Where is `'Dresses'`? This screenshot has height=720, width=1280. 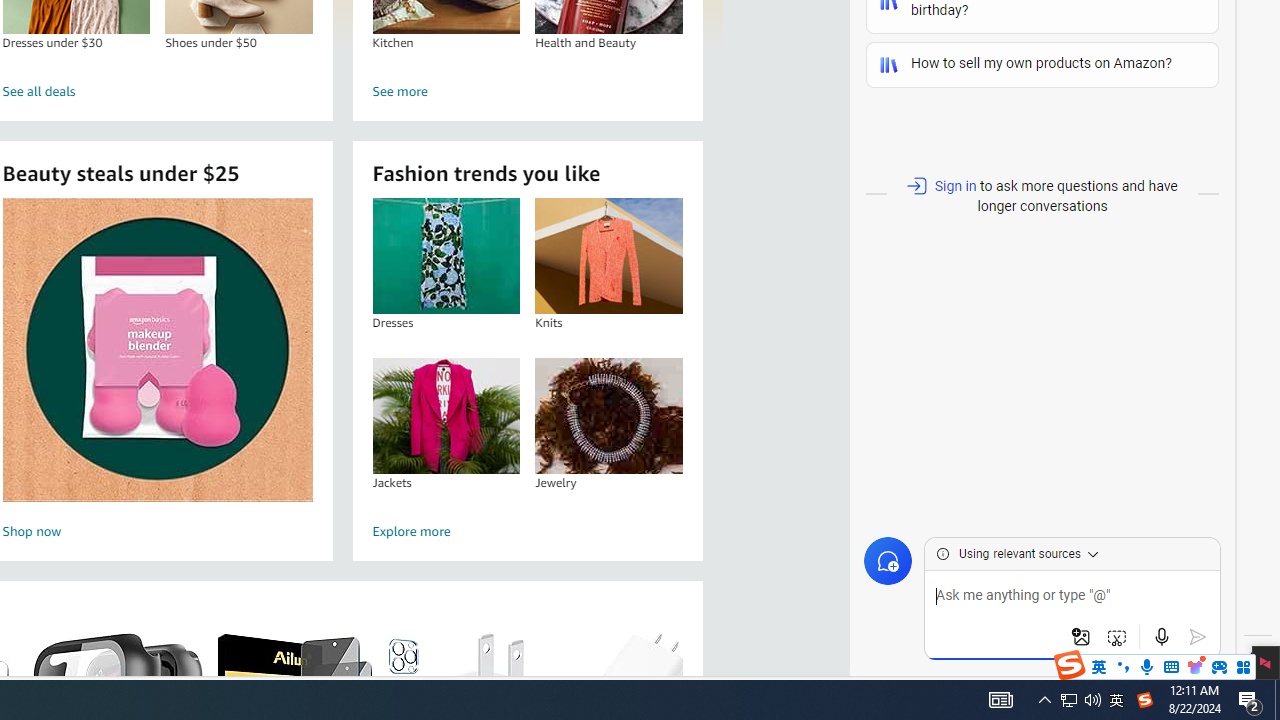
'Dresses' is located at coordinates (445, 255).